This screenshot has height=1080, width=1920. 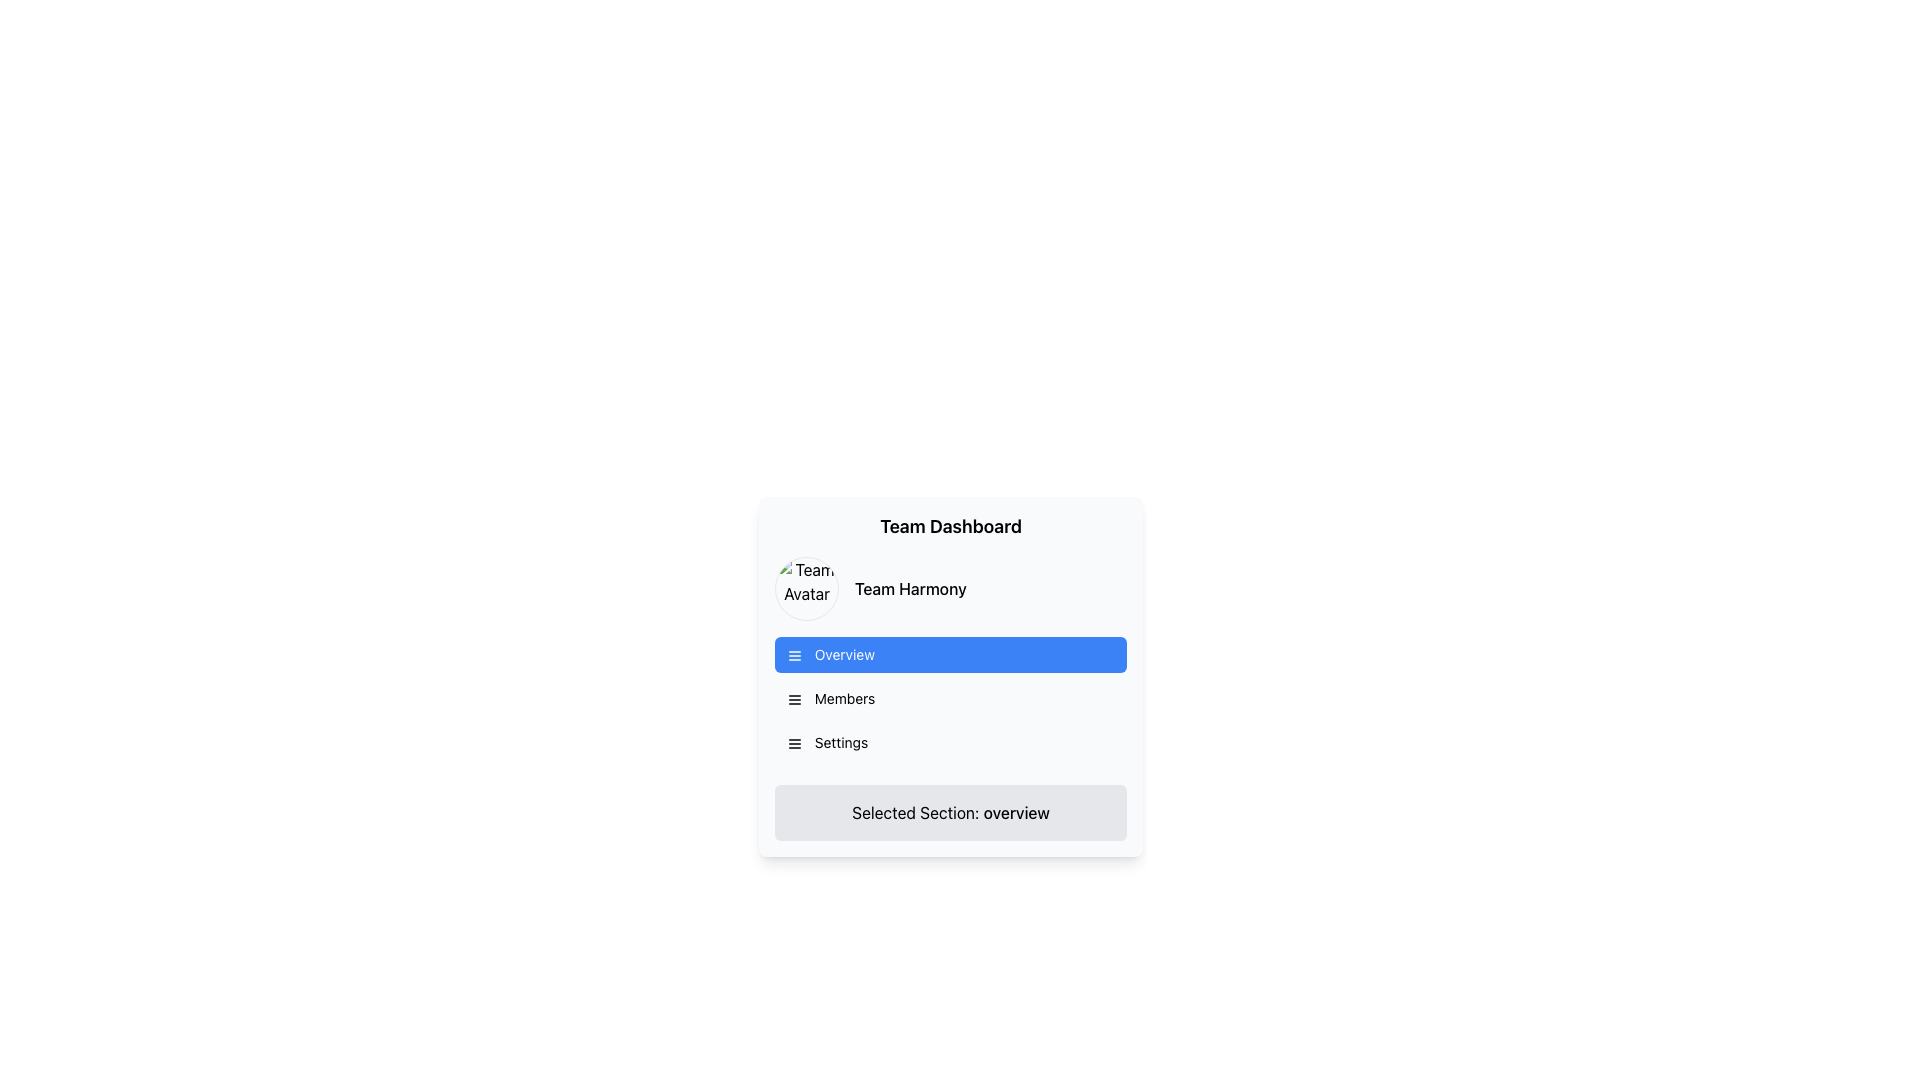 What do you see at coordinates (949, 743) in the screenshot?
I see `the third item in the sidebar navigation list, located between the 'Members' menu item and an empty section` at bounding box center [949, 743].